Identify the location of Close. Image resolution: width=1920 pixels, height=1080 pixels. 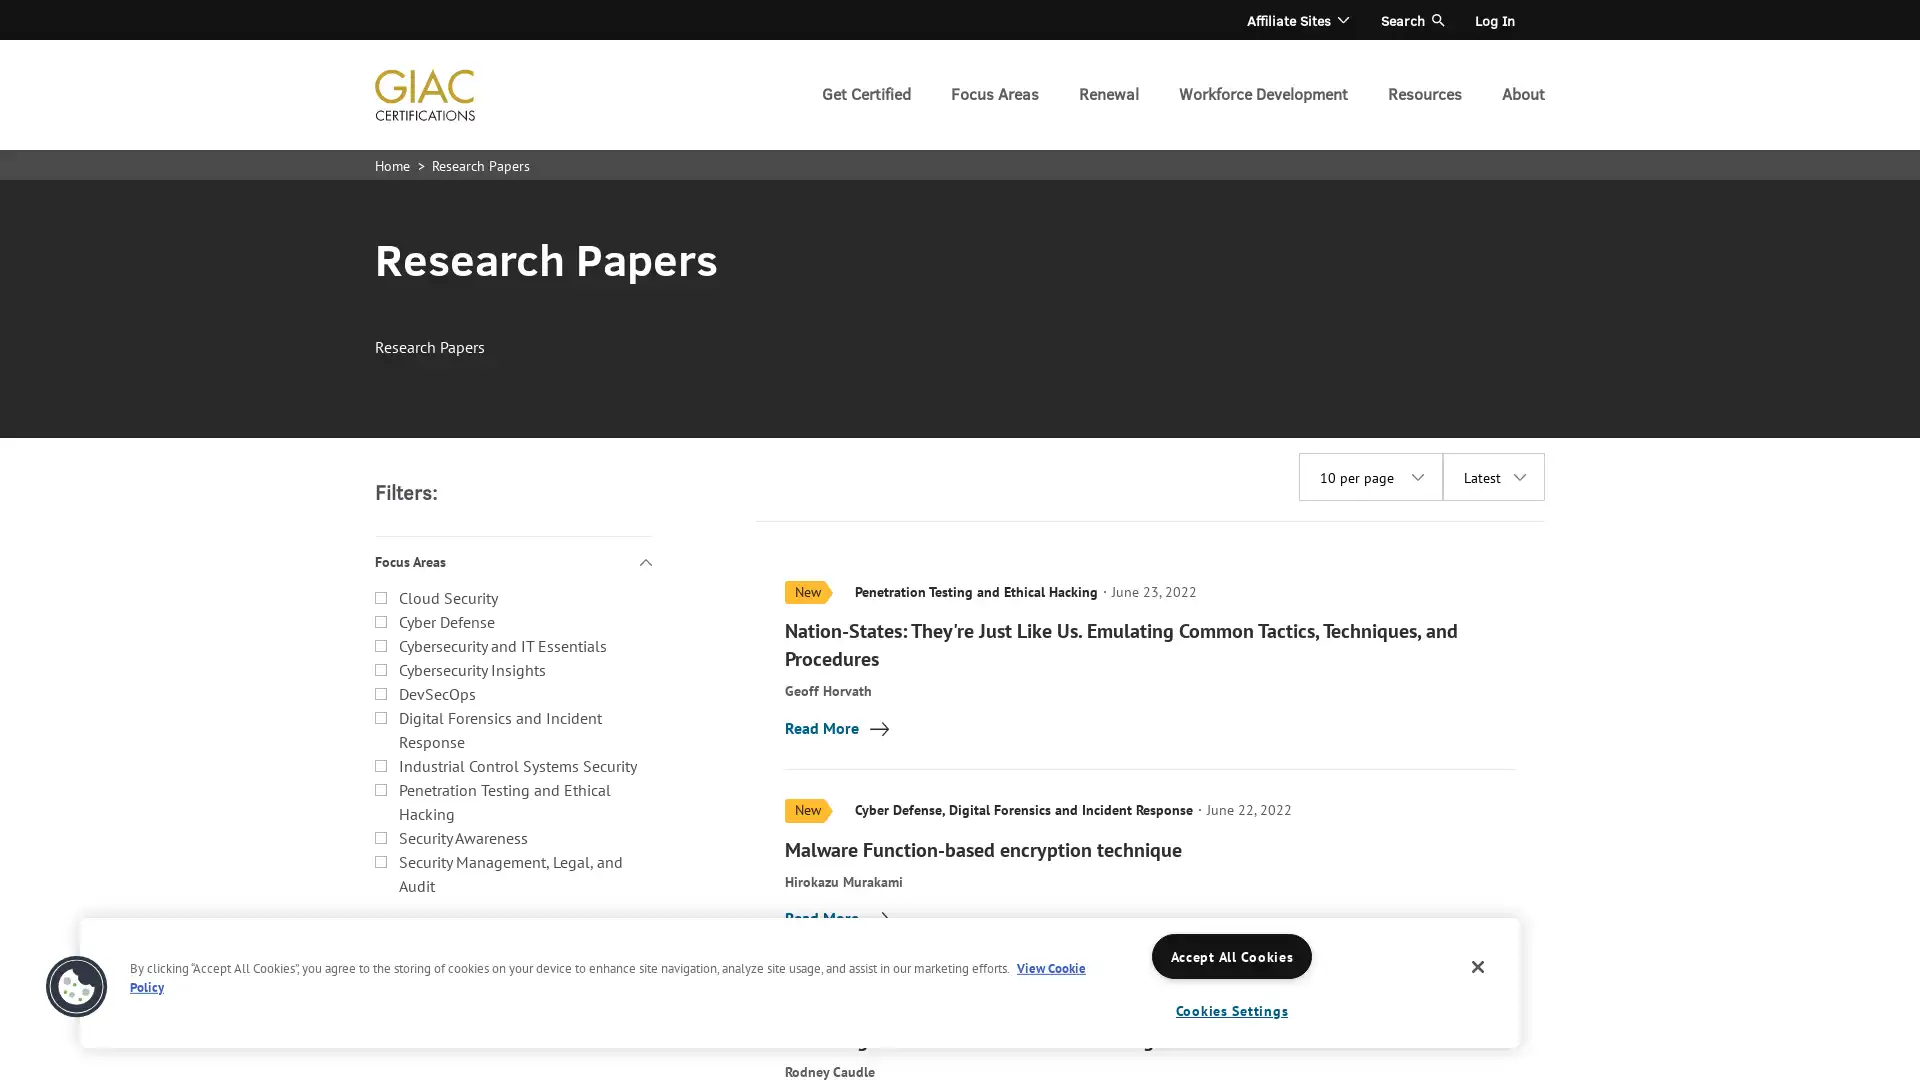
(1478, 966).